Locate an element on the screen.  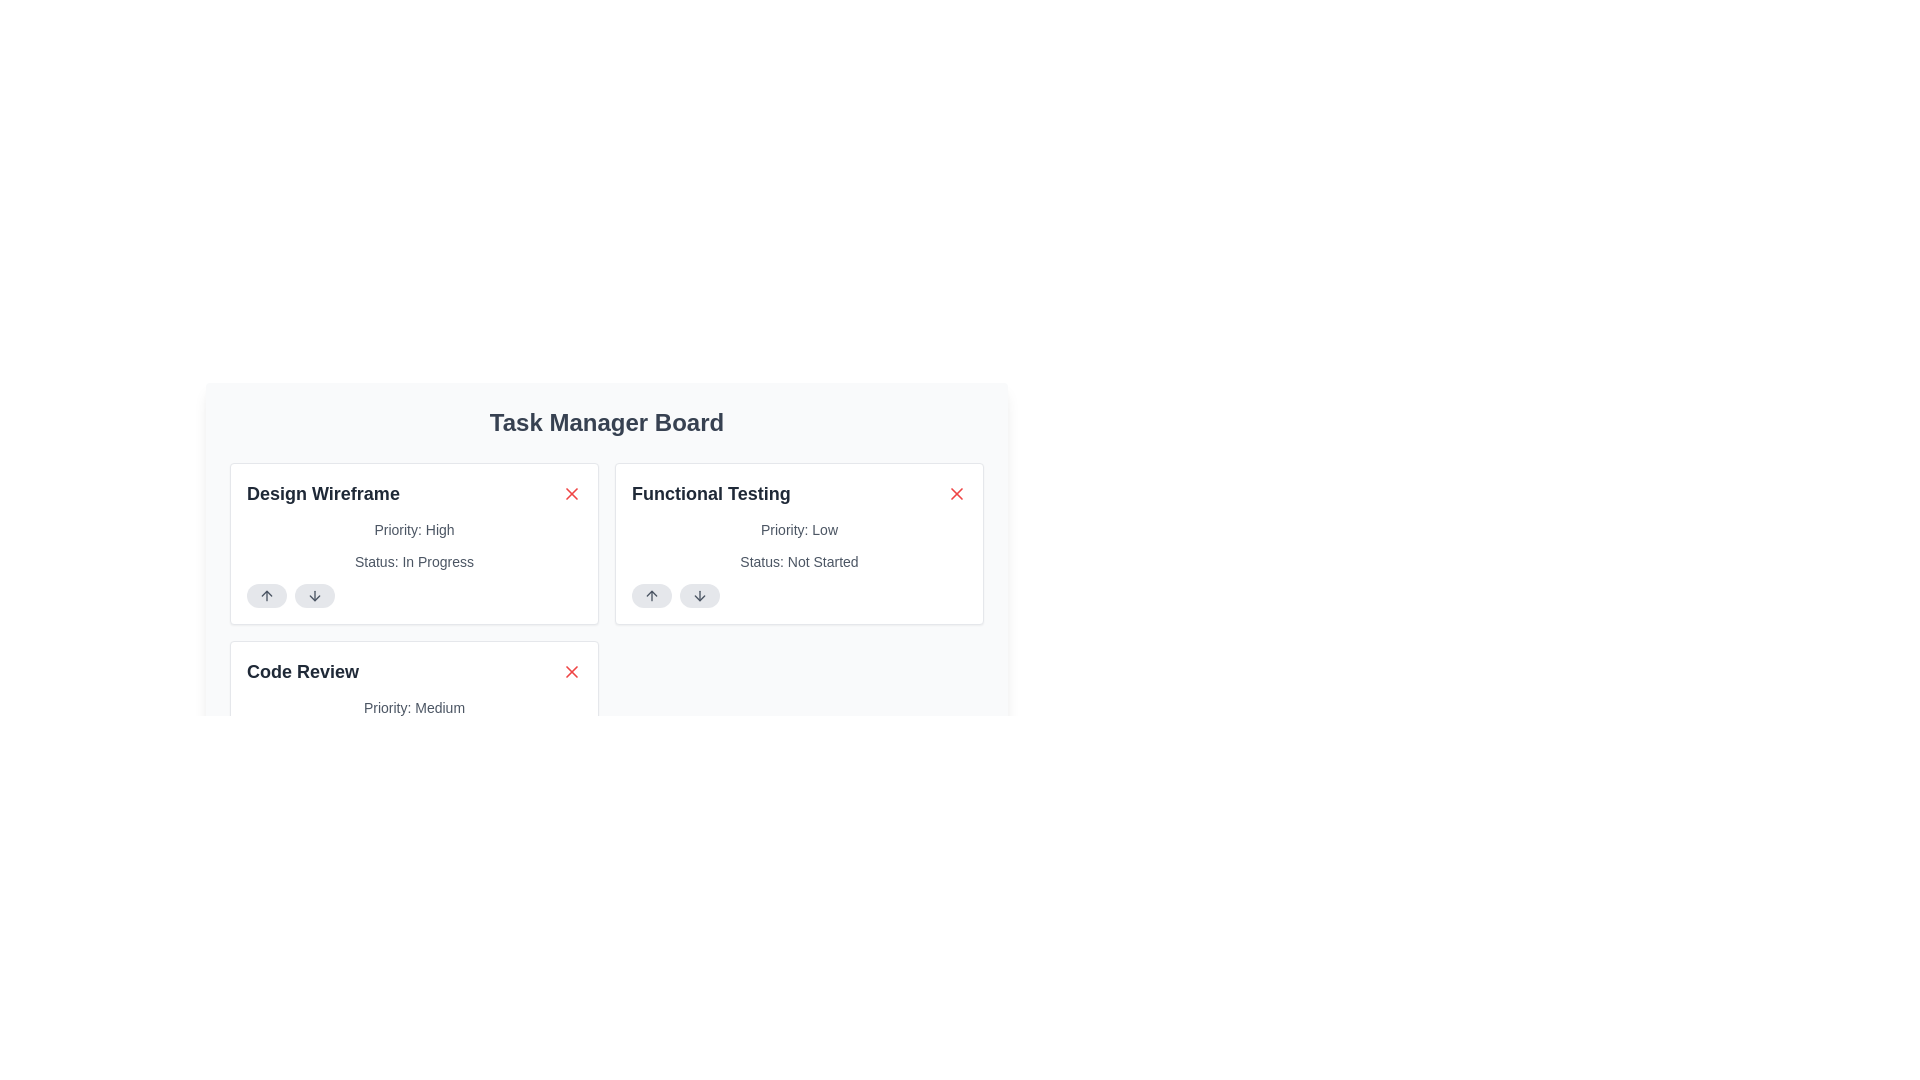
the textual information on the second card titled 'Functional Testing' in the 'Task Manager Board', which contains the subtitles 'Priority: Low' and 'Status: Not Started' is located at coordinates (798, 543).